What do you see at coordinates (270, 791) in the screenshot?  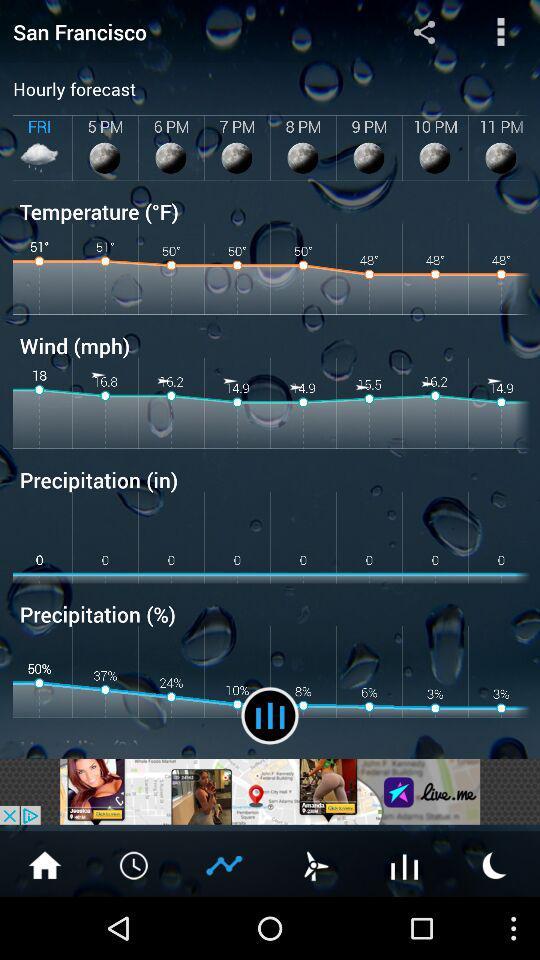 I see `advertisement` at bounding box center [270, 791].